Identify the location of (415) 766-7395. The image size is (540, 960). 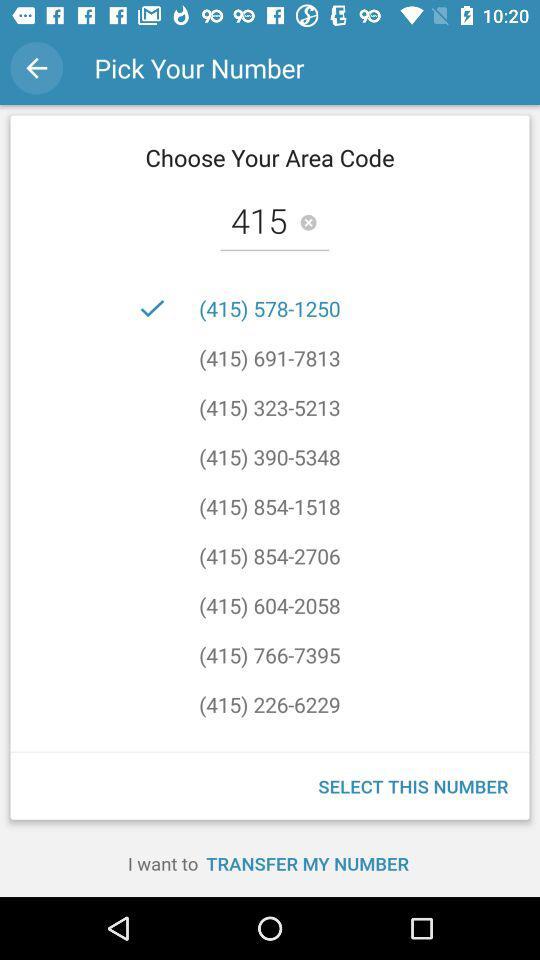
(269, 654).